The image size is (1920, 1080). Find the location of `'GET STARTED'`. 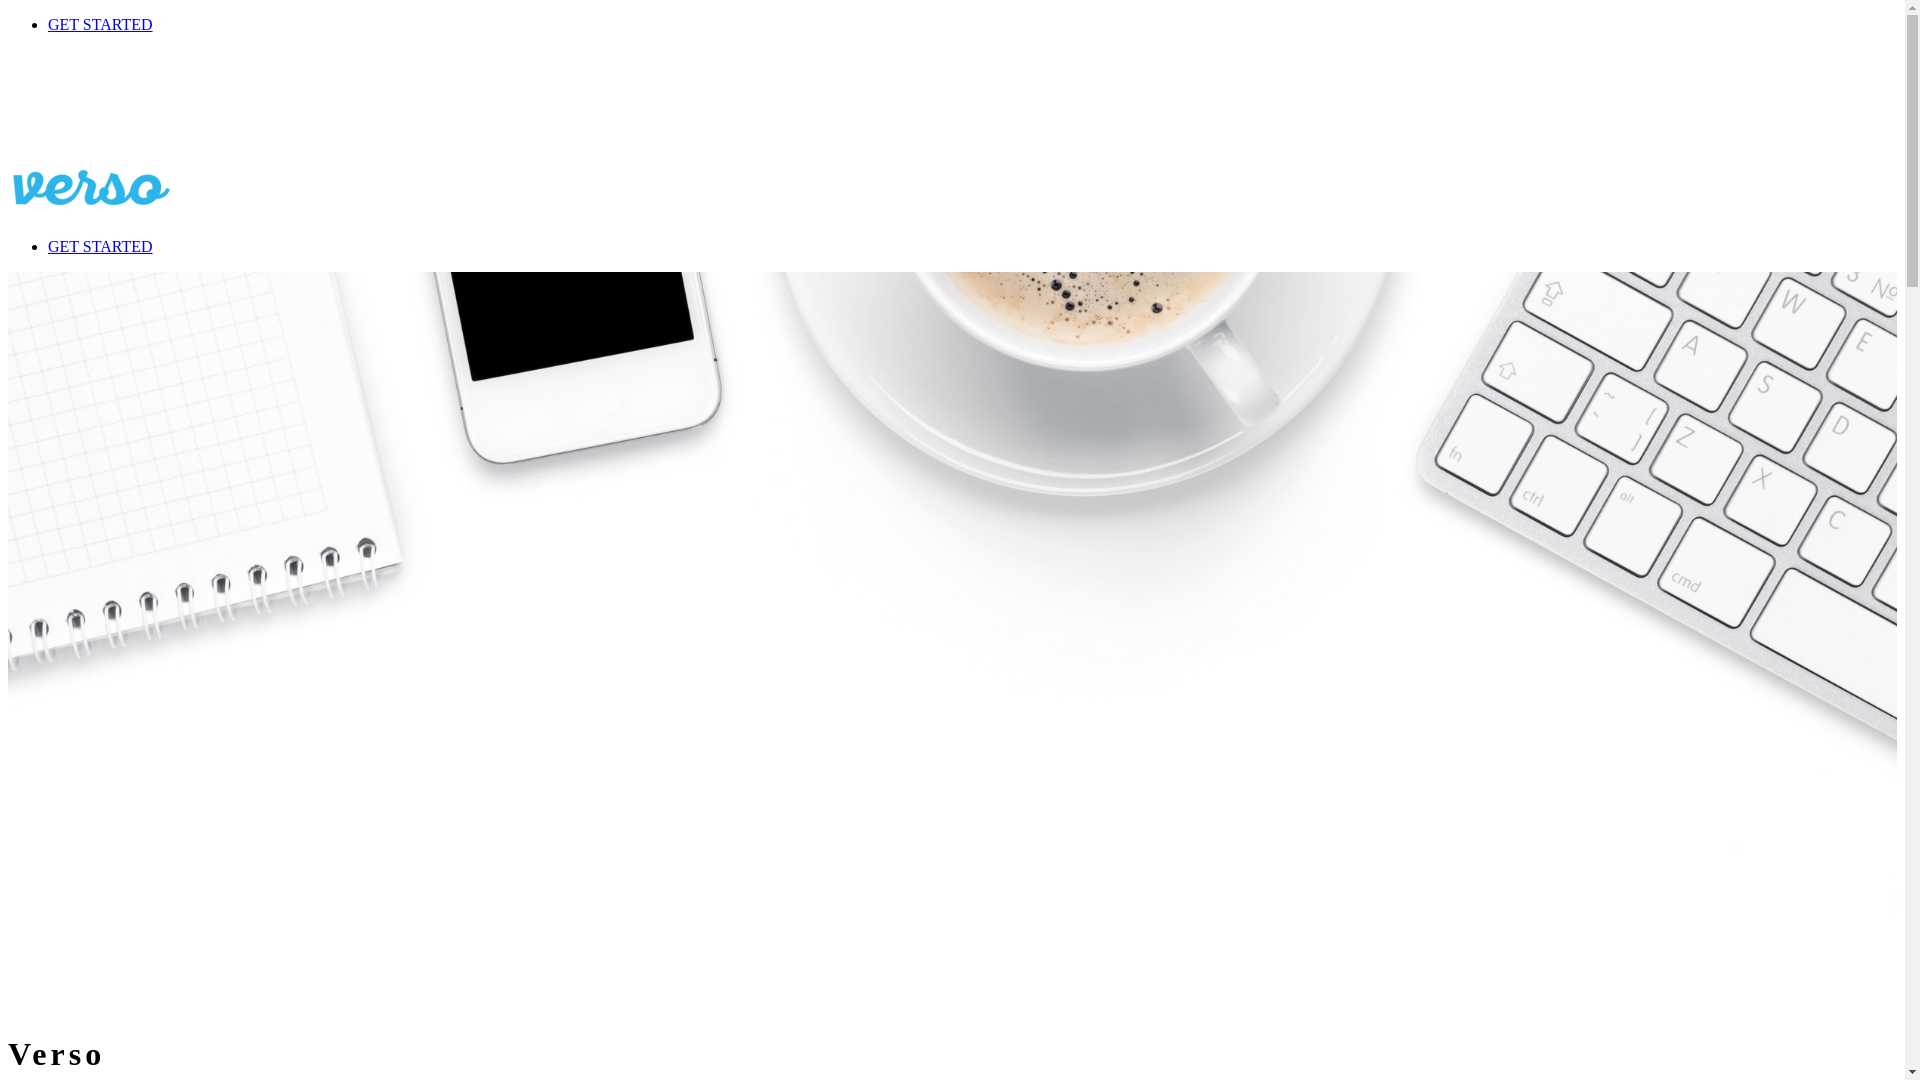

'GET STARTED' is located at coordinates (99, 245).